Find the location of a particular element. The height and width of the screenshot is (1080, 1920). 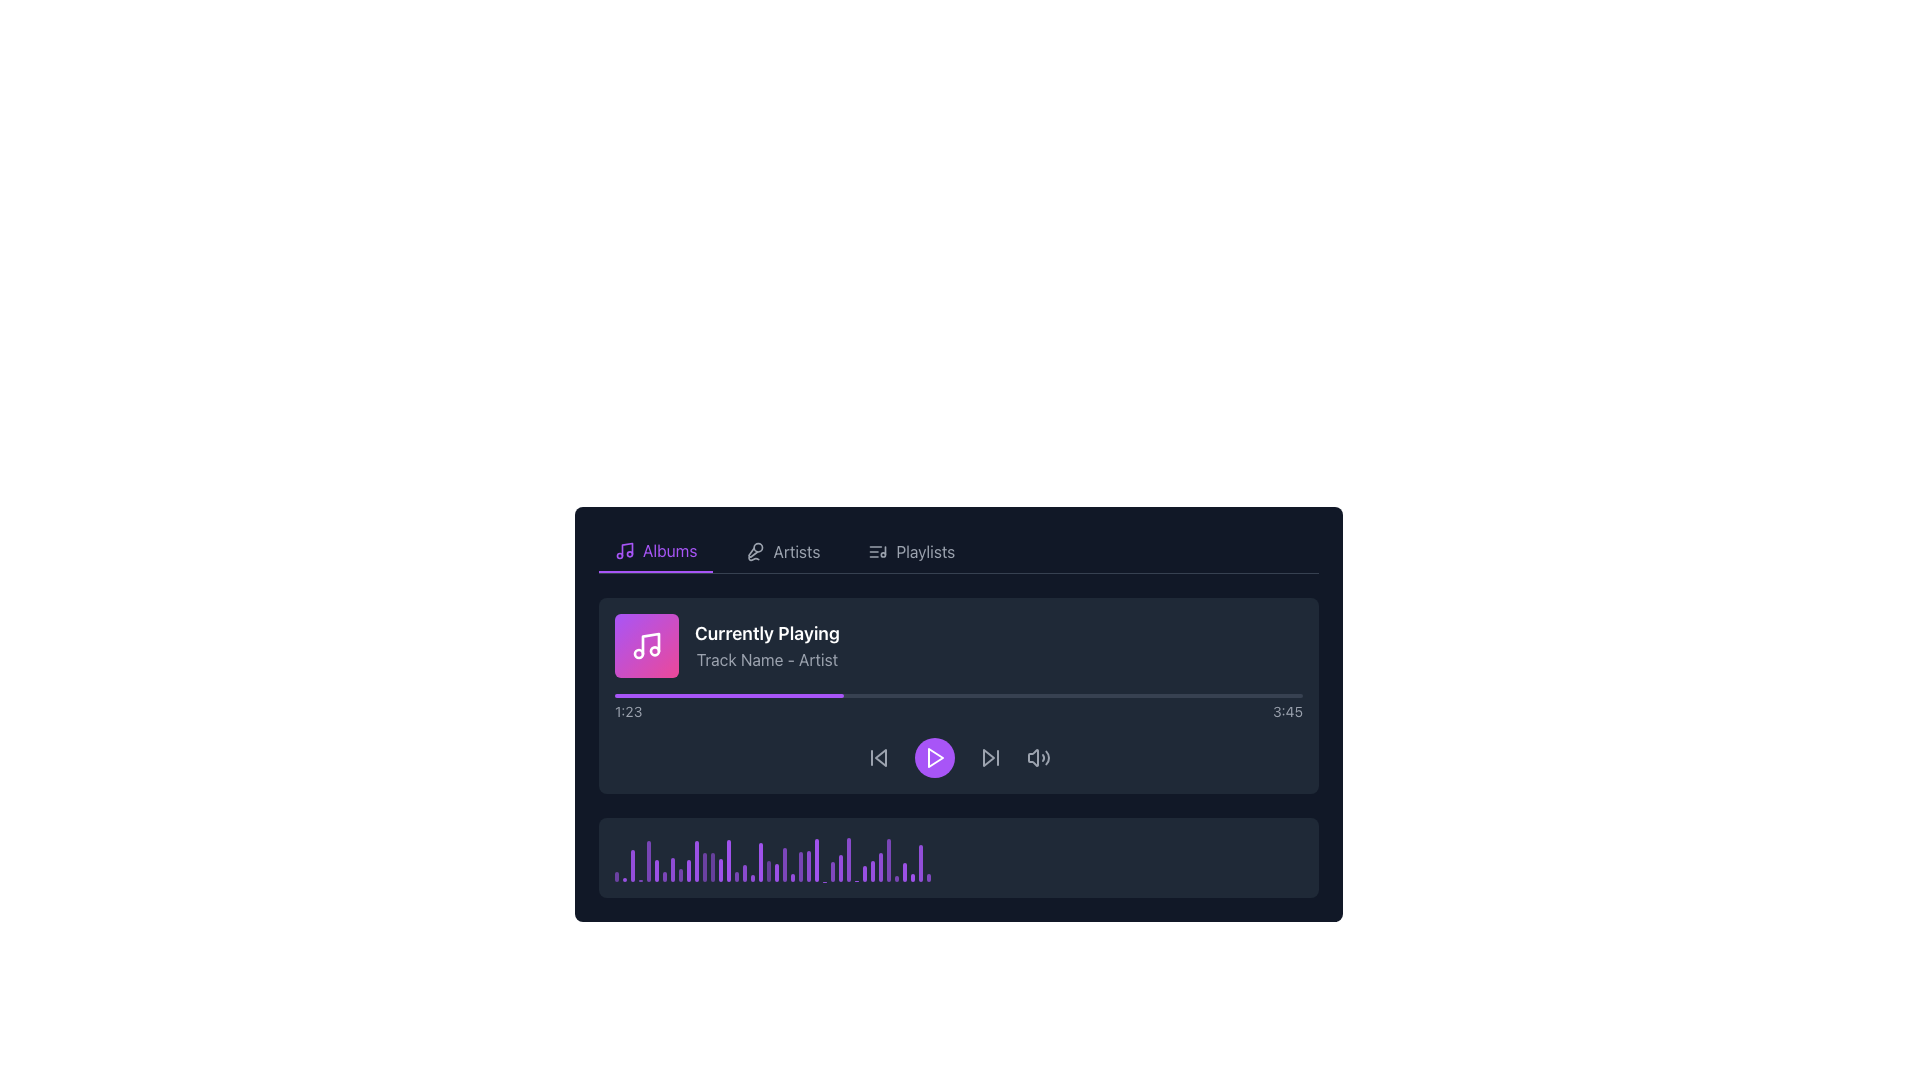

the volume control icon located on the far right side of the bottom control bar is located at coordinates (1033, 758).